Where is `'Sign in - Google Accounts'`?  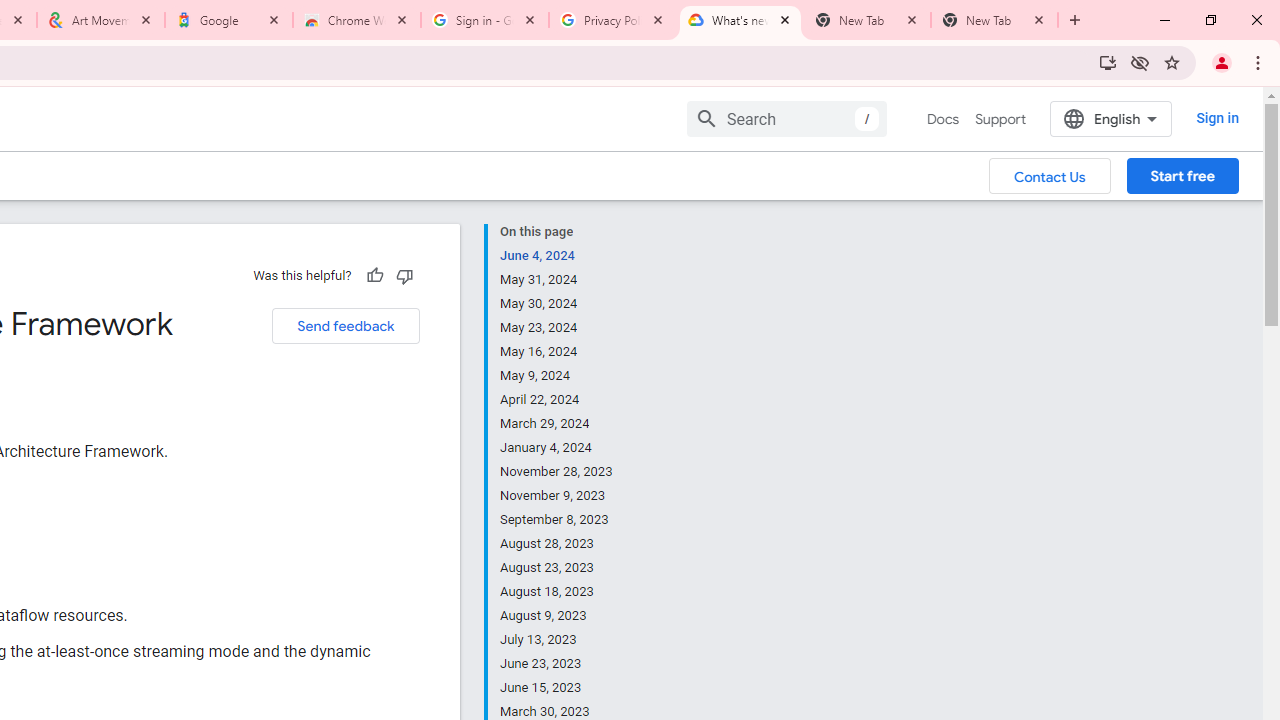
'Sign in - Google Accounts' is located at coordinates (485, 20).